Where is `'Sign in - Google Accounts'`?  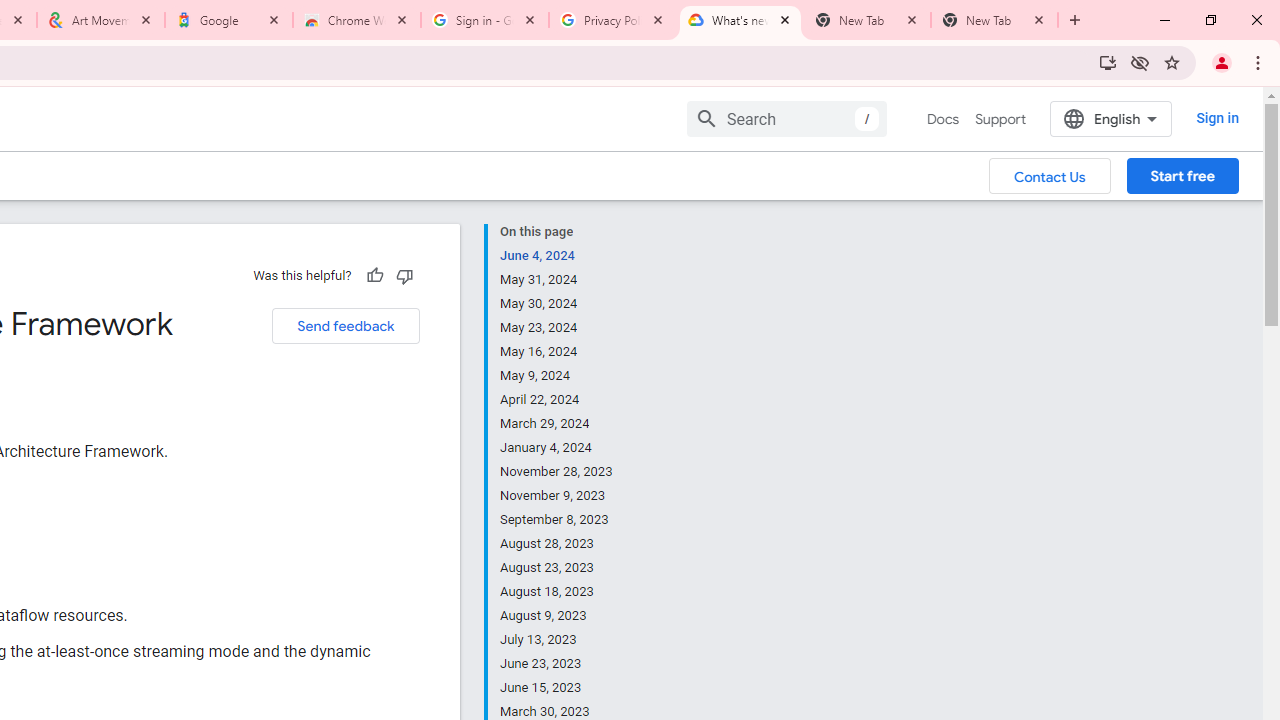
'Sign in - Google Accounts' is located at coordinates (485, 20).